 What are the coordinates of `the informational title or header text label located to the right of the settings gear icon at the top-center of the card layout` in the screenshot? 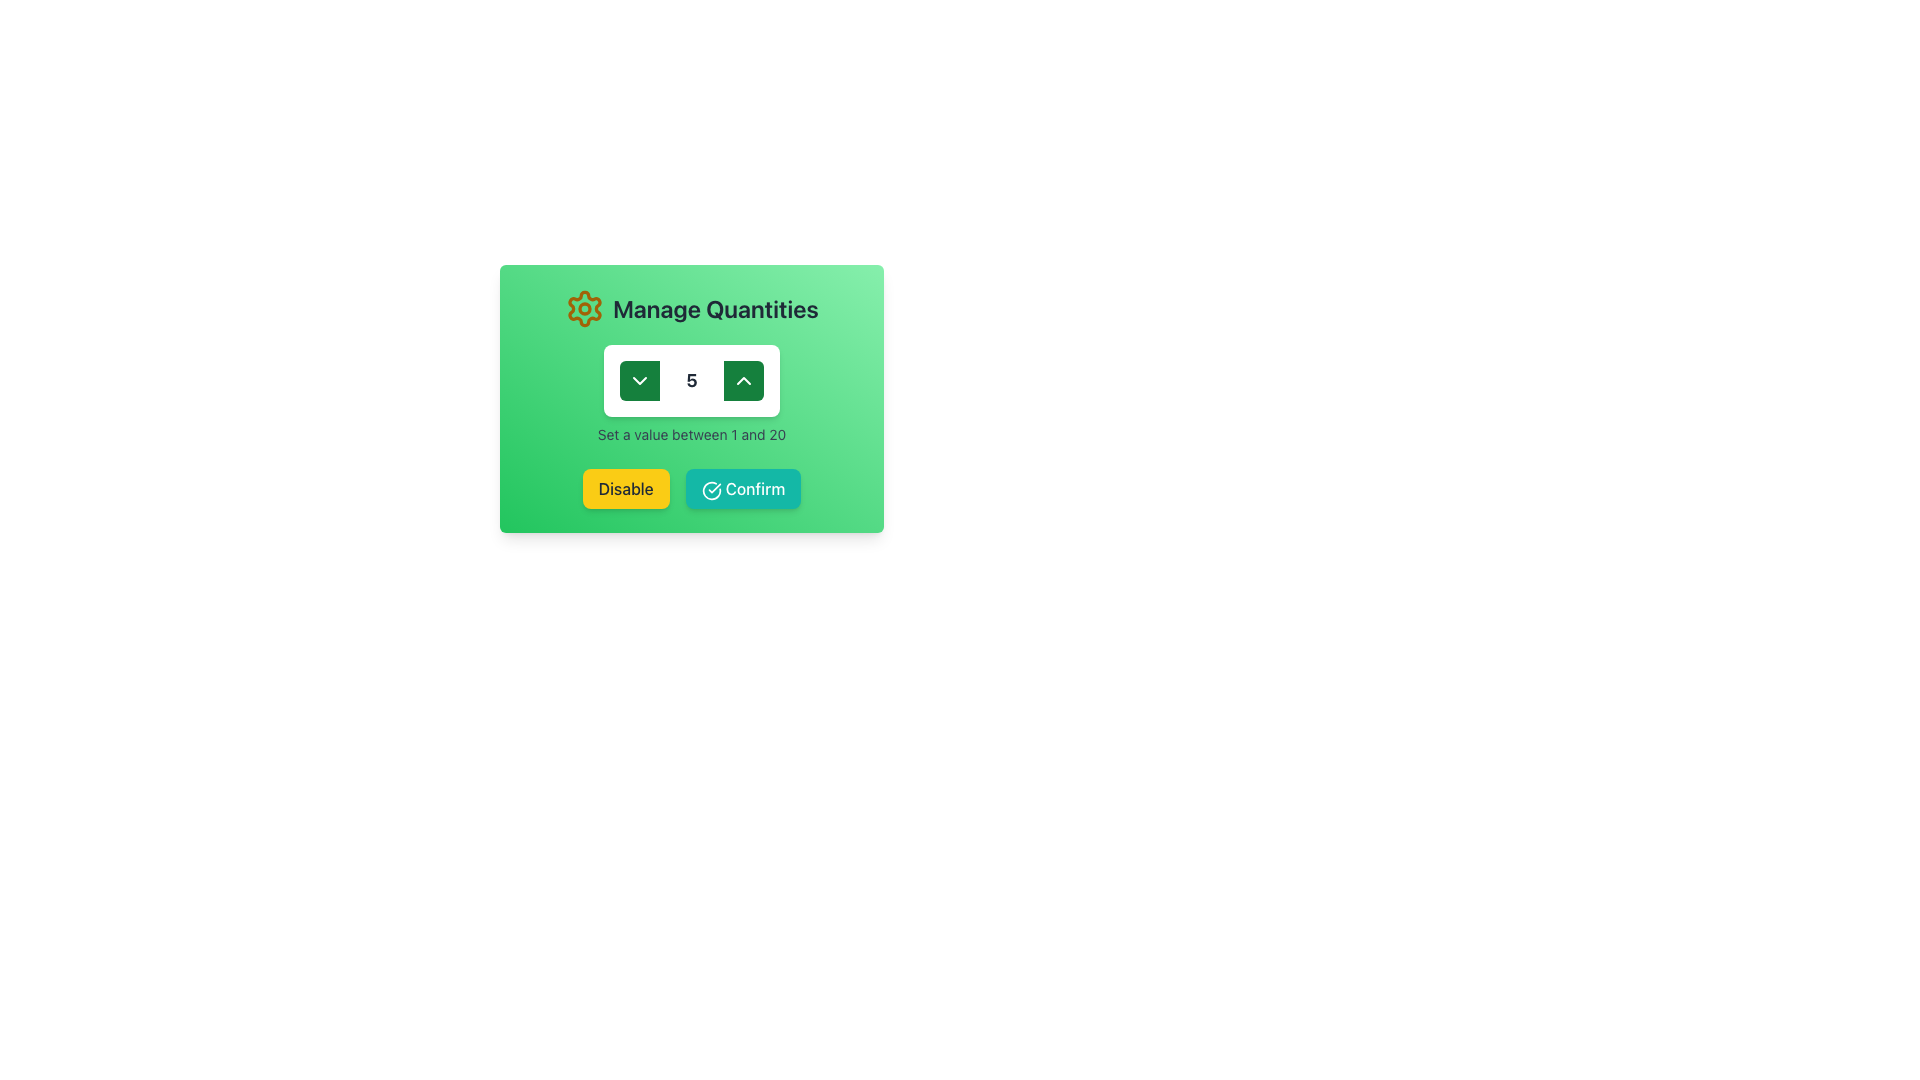 It's located at (715, 308).